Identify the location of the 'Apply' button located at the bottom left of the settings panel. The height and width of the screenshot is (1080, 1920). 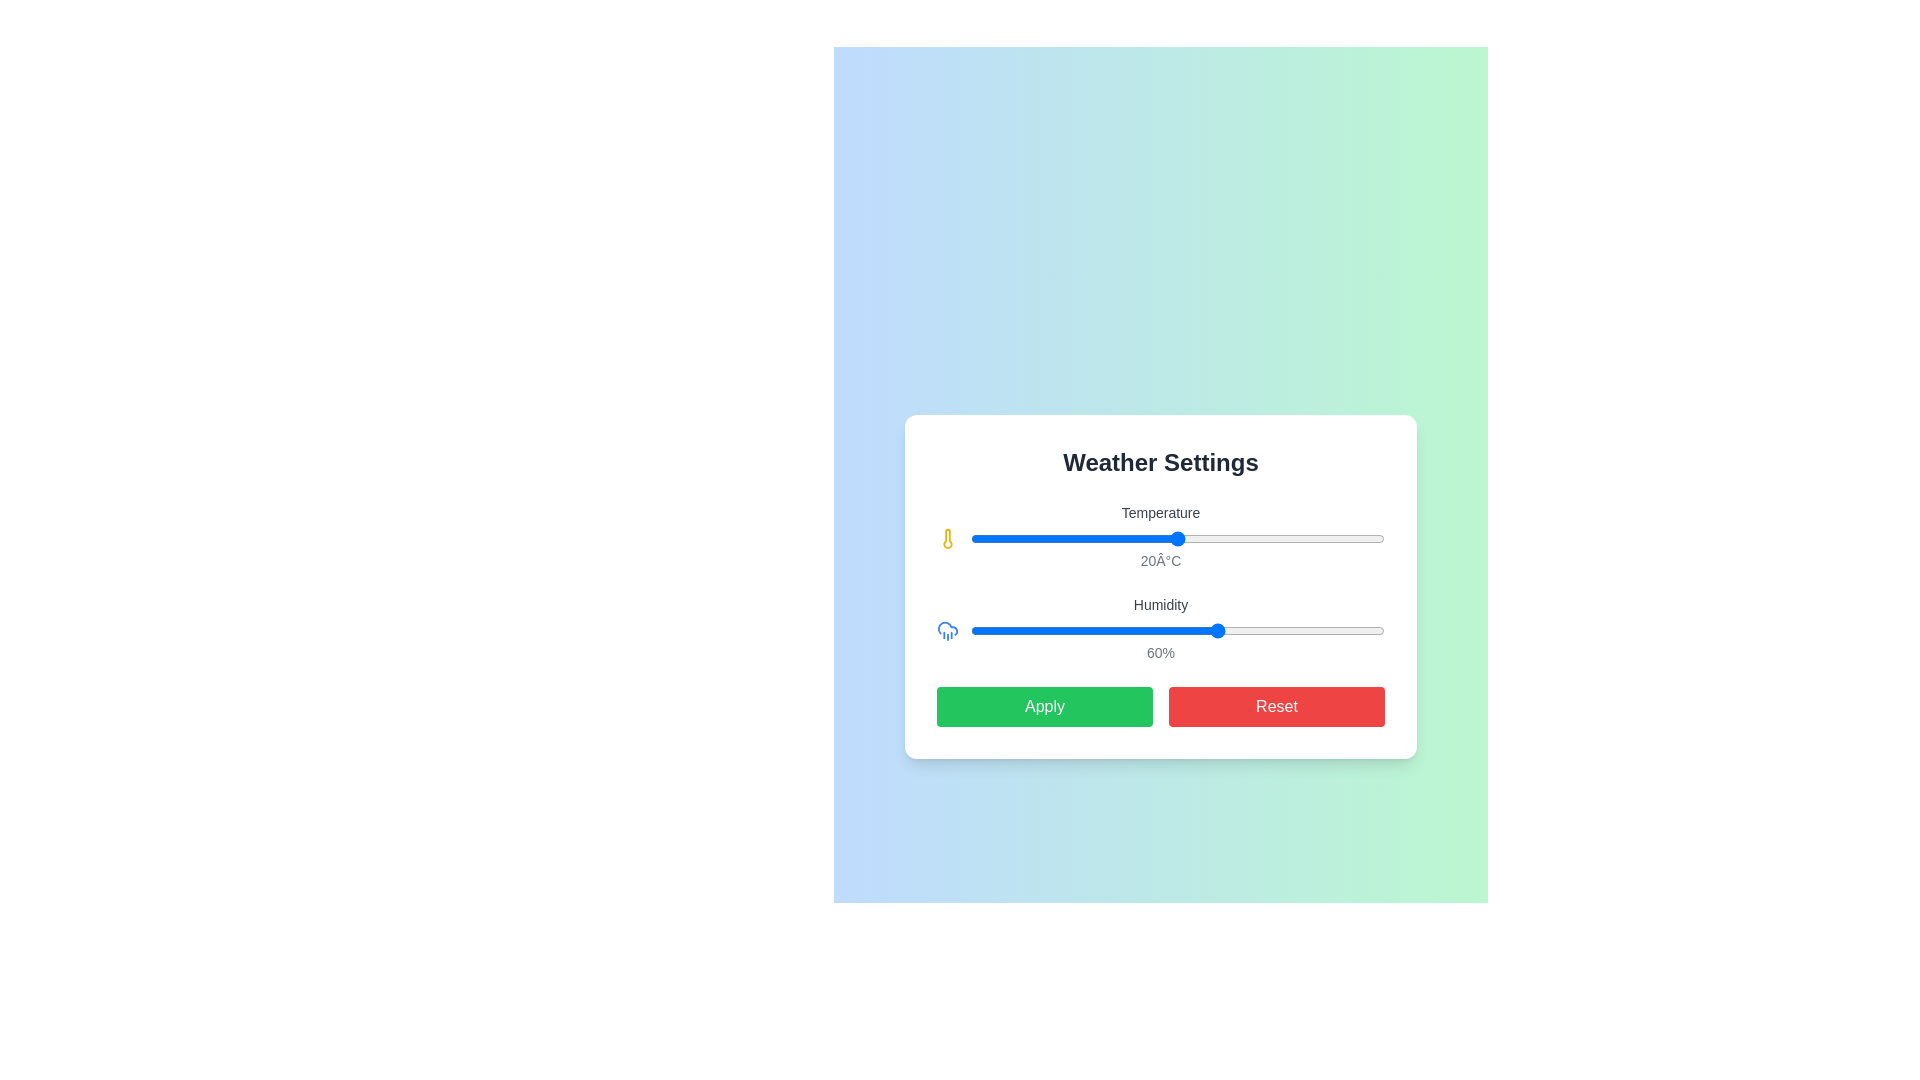
(1044, 705).